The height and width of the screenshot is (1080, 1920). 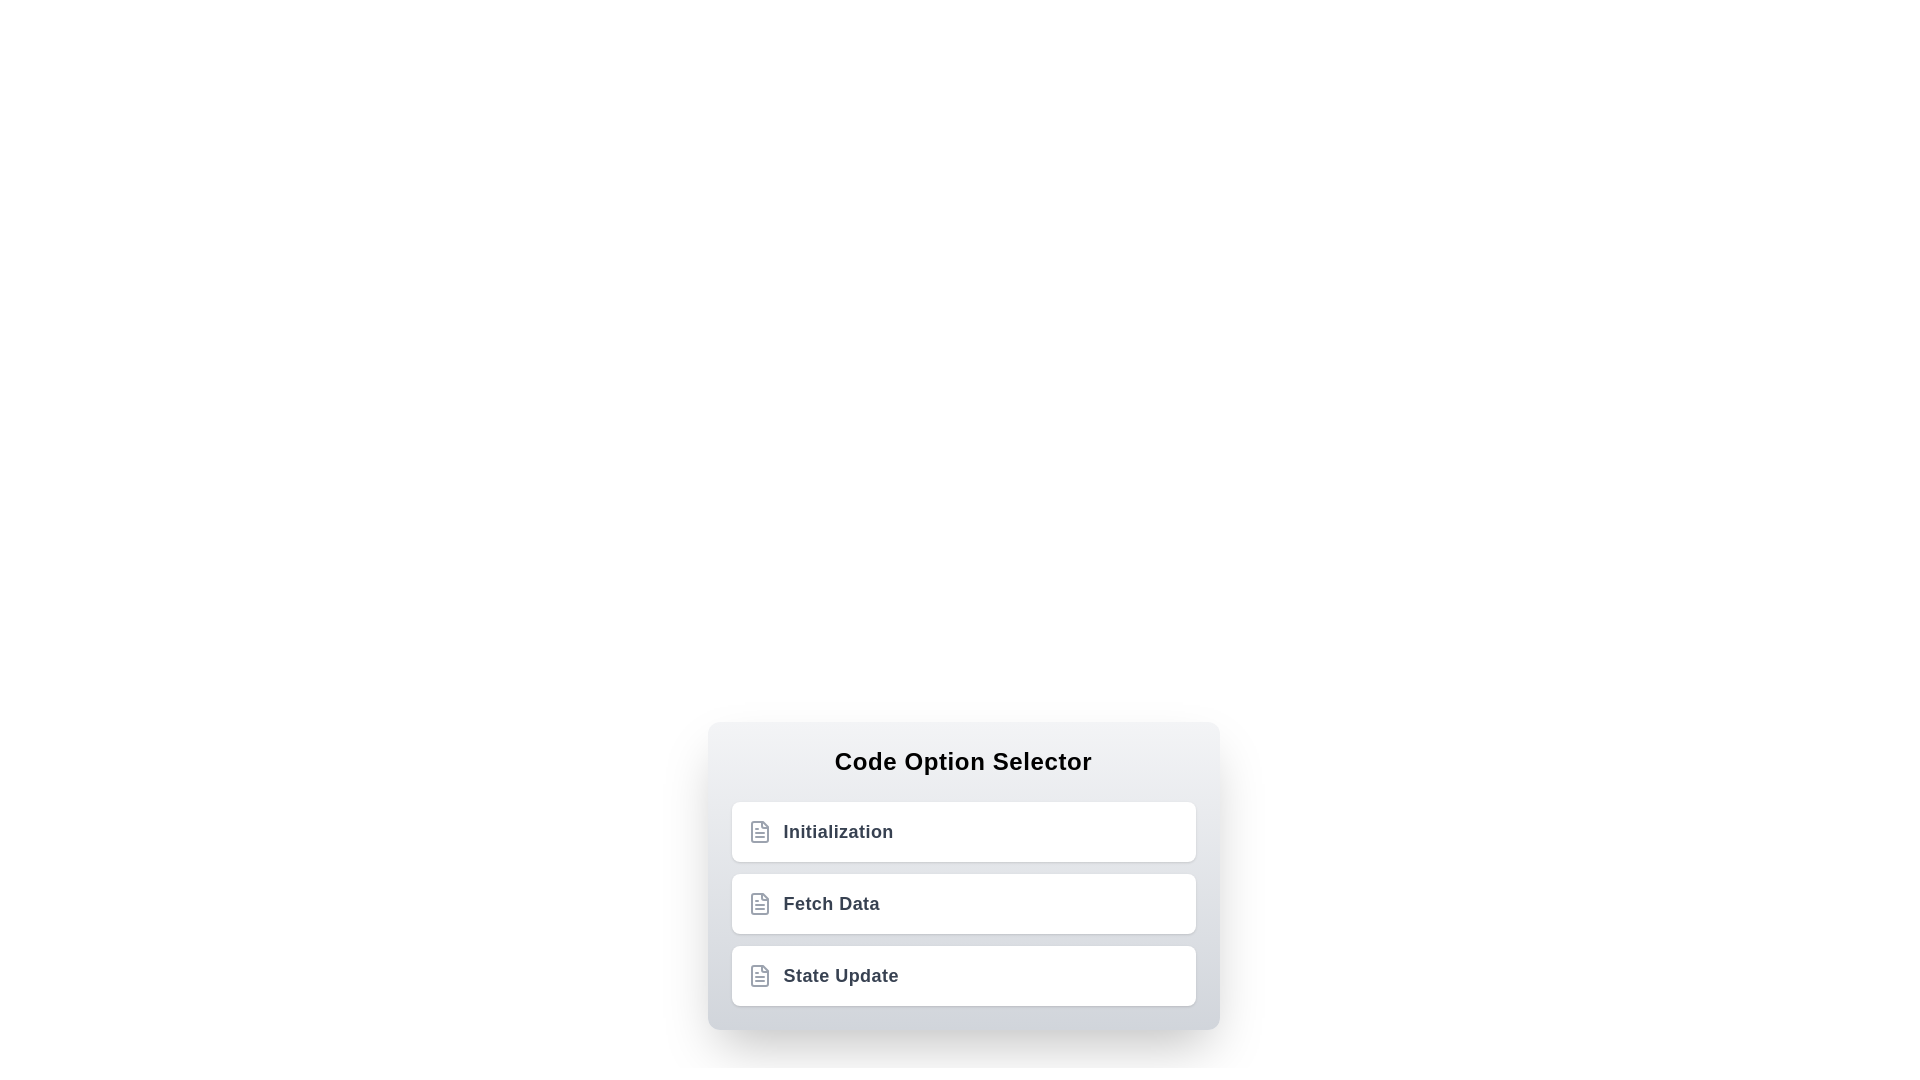 What do you see at coordinates (758, 974) in the screenshot?
I see `the document or file icon visually associated with the 'State Update' option` at bounding box center [758, 974].